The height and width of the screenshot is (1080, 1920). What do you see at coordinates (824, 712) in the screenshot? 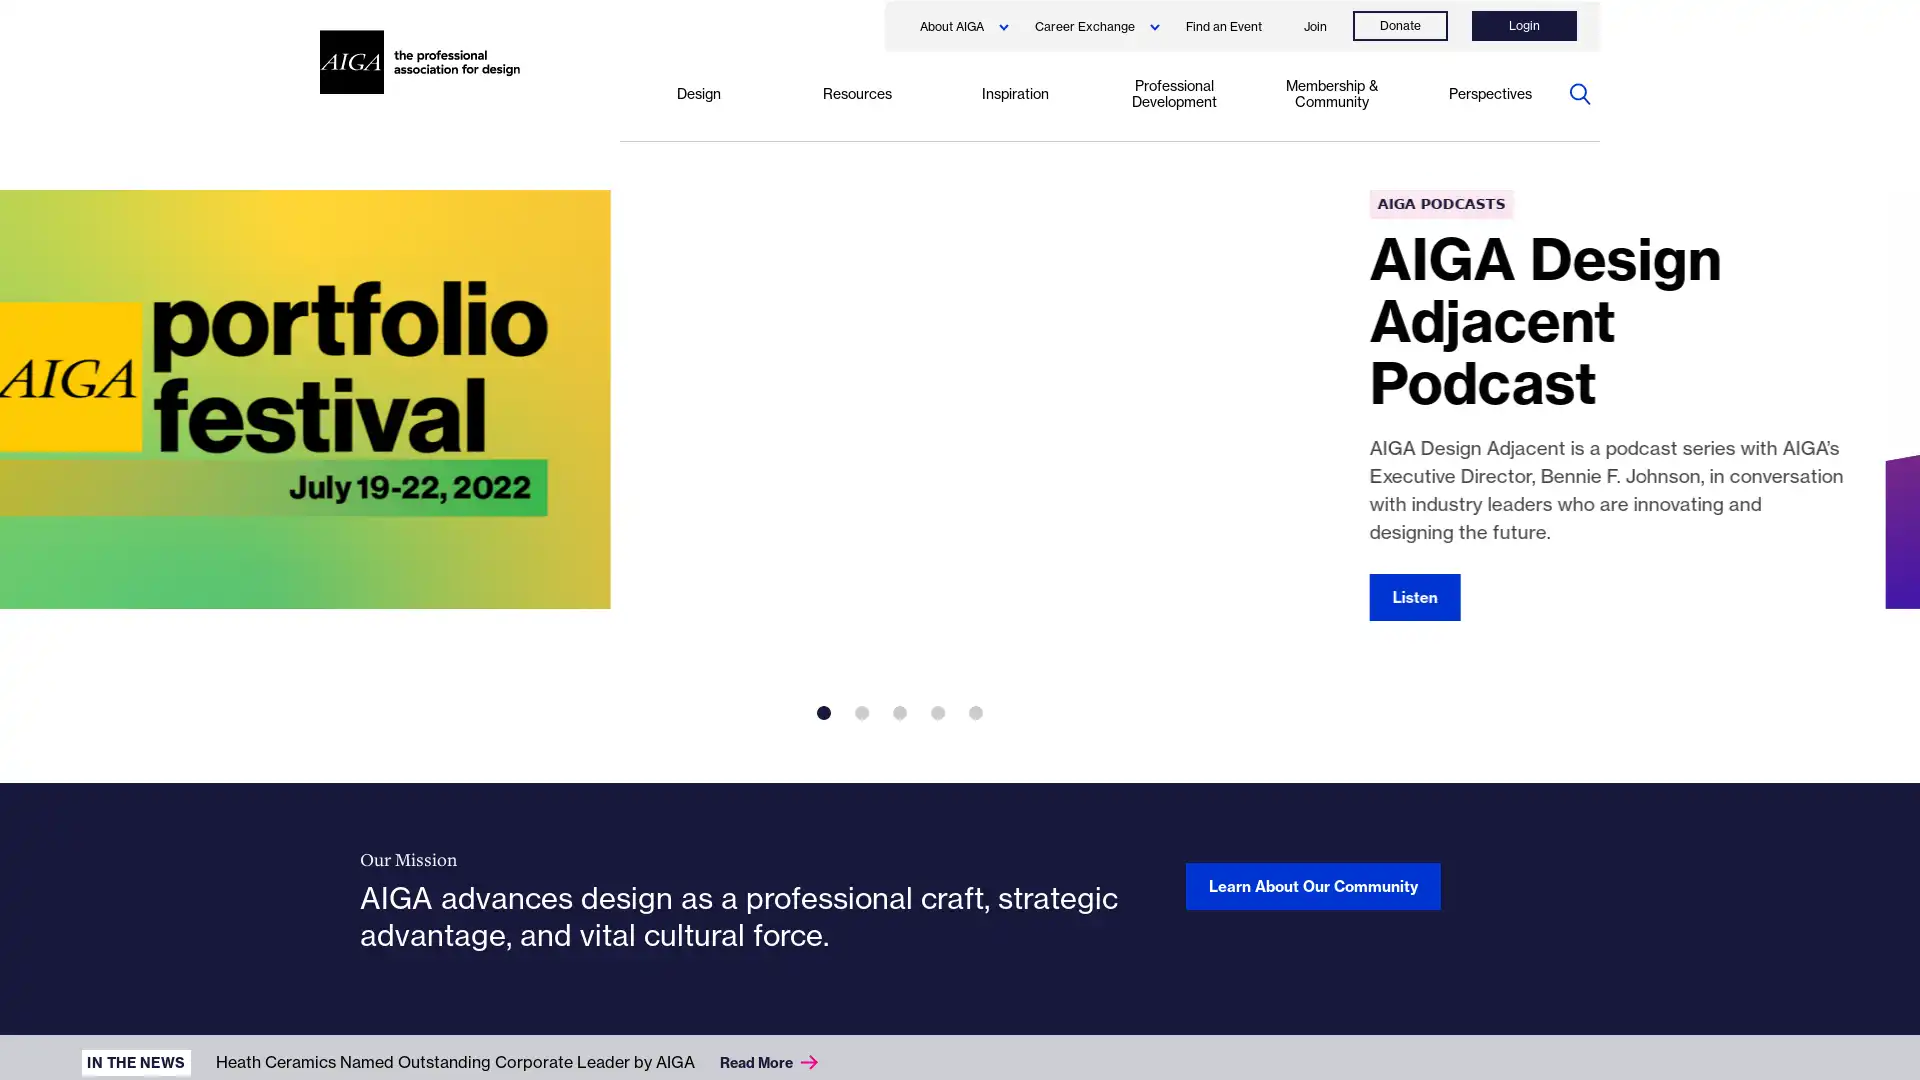
I see `1 of 5` at bounding box center [824, 712].